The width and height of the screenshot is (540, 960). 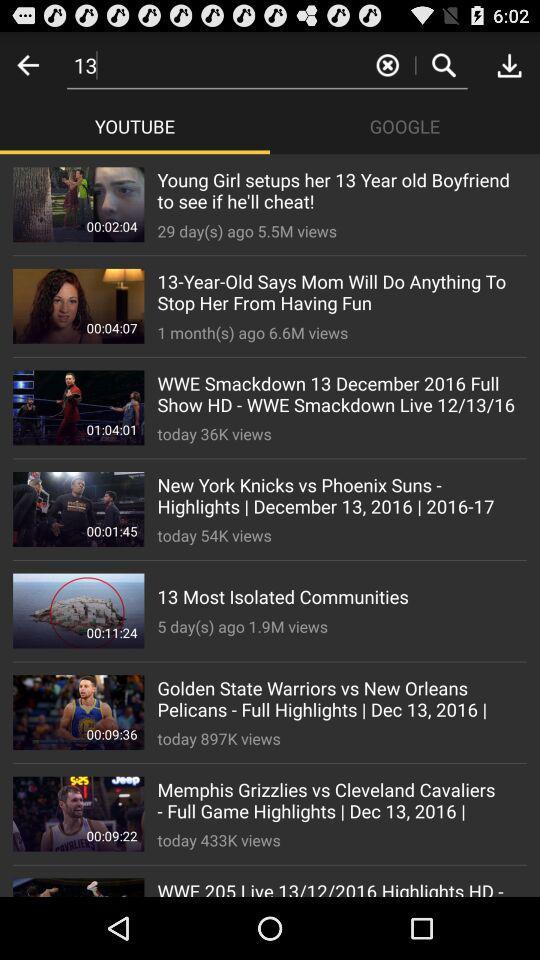 I want to click on search button, so click(x=443, y=64).